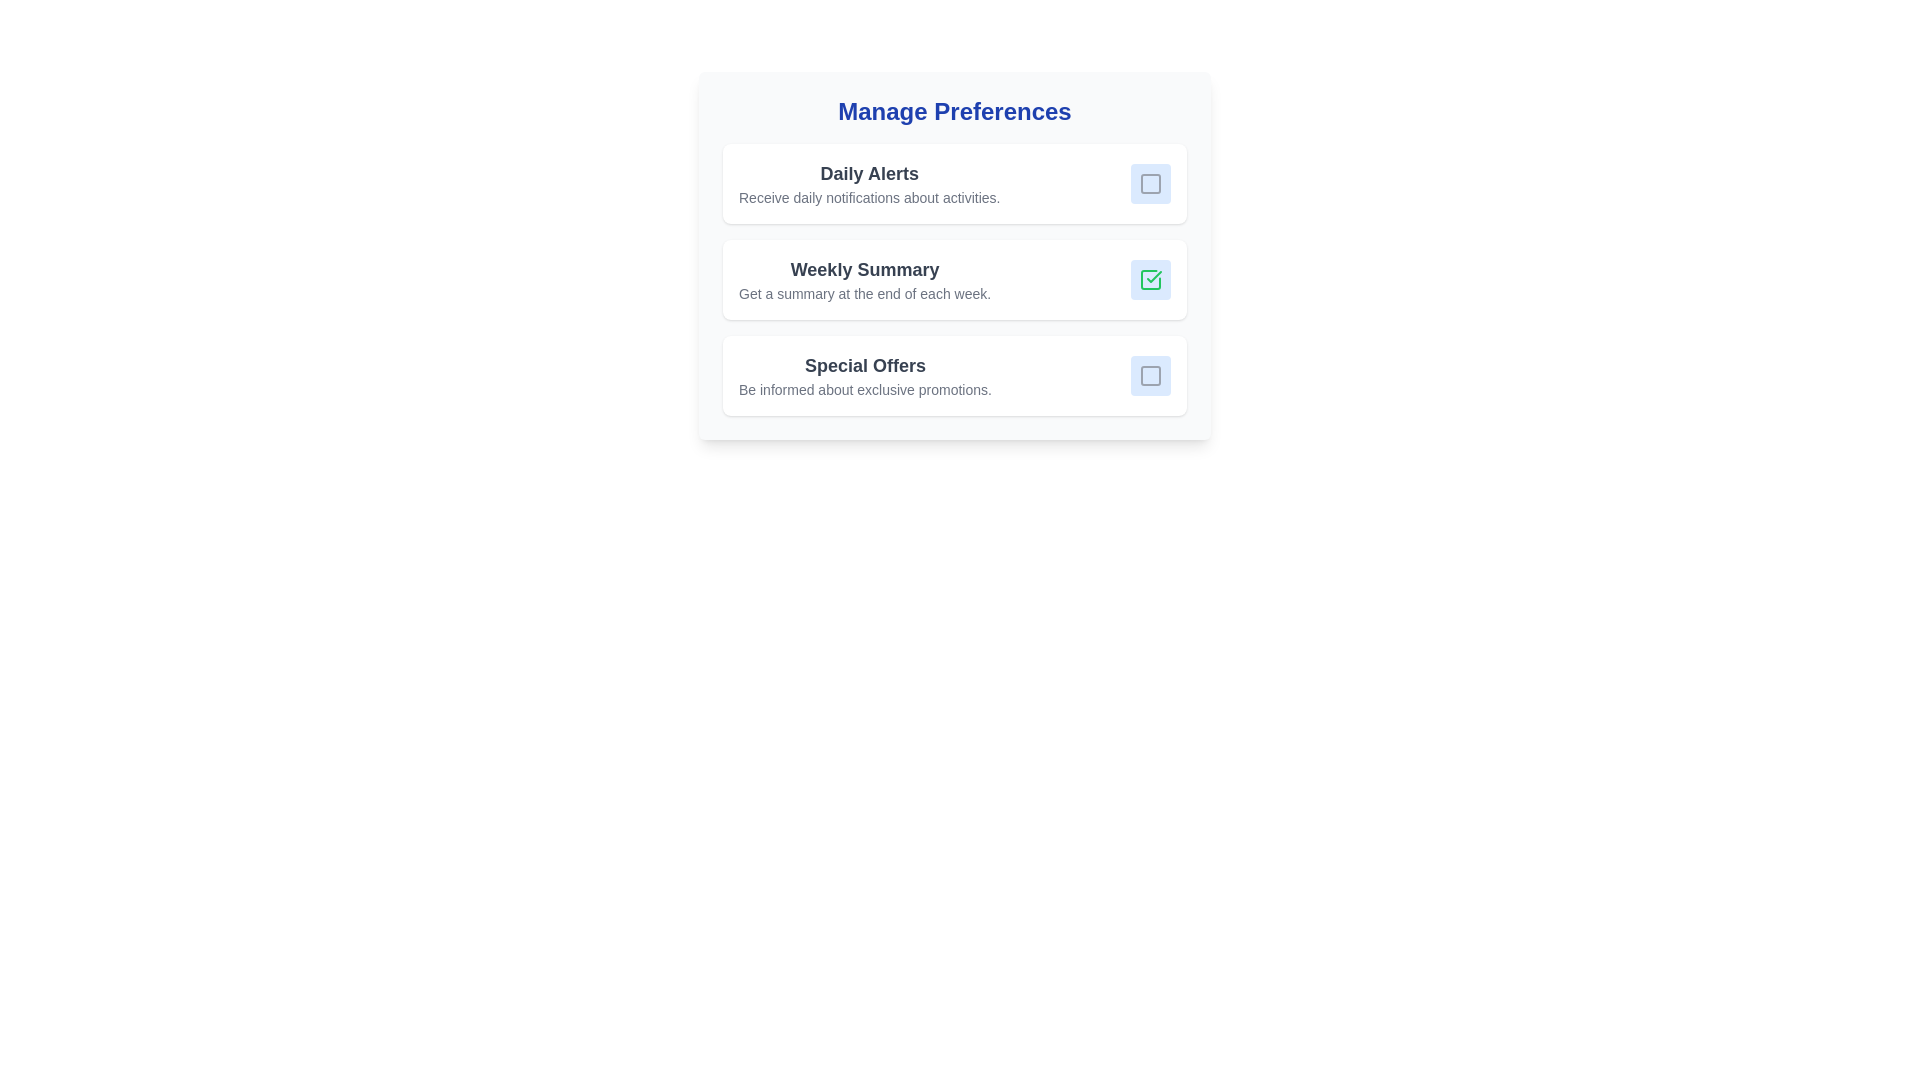 The height and width of the screenshot is (1080, 1920). I want to click on the checkbox in the second section of 'Manage Preferences', so click(954, 254).